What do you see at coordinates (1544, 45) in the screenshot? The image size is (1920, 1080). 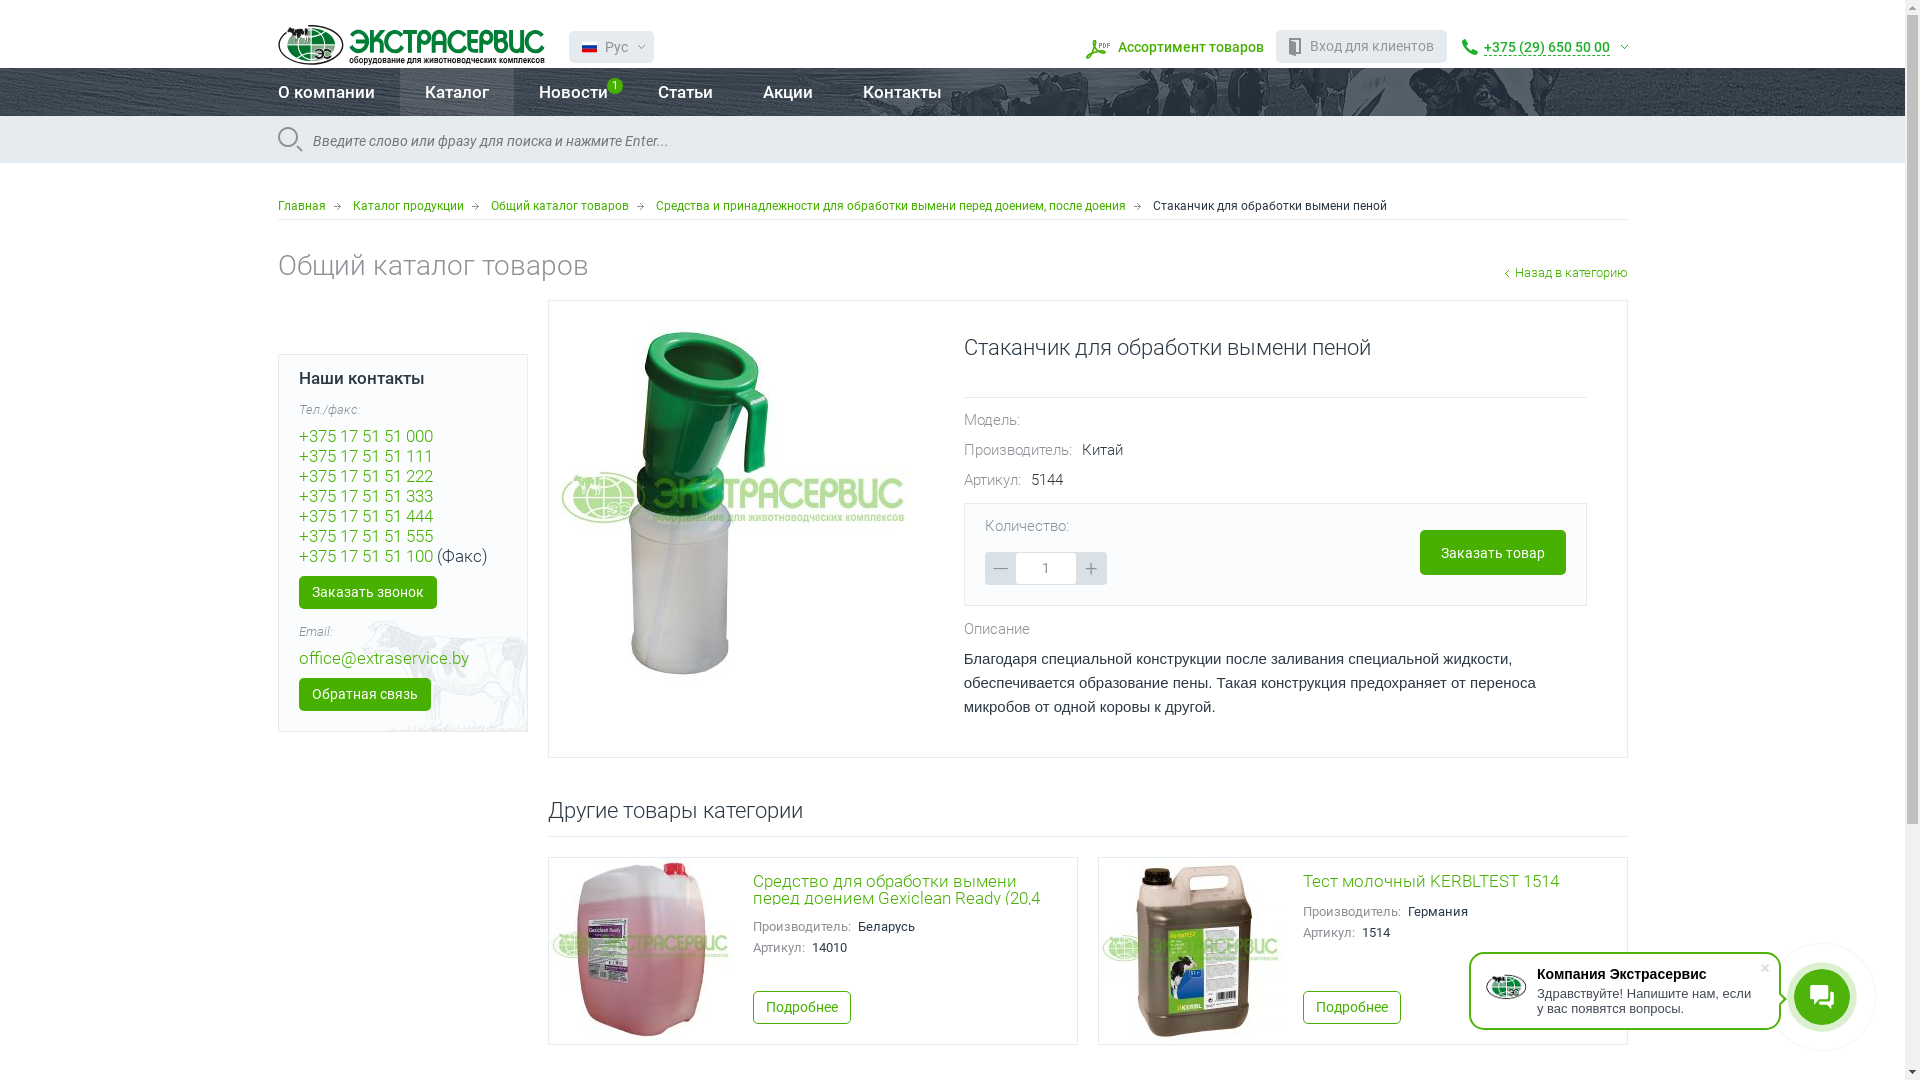 I see `'+375 (29) 650 50 00'` at bounding box center [1544, 45].